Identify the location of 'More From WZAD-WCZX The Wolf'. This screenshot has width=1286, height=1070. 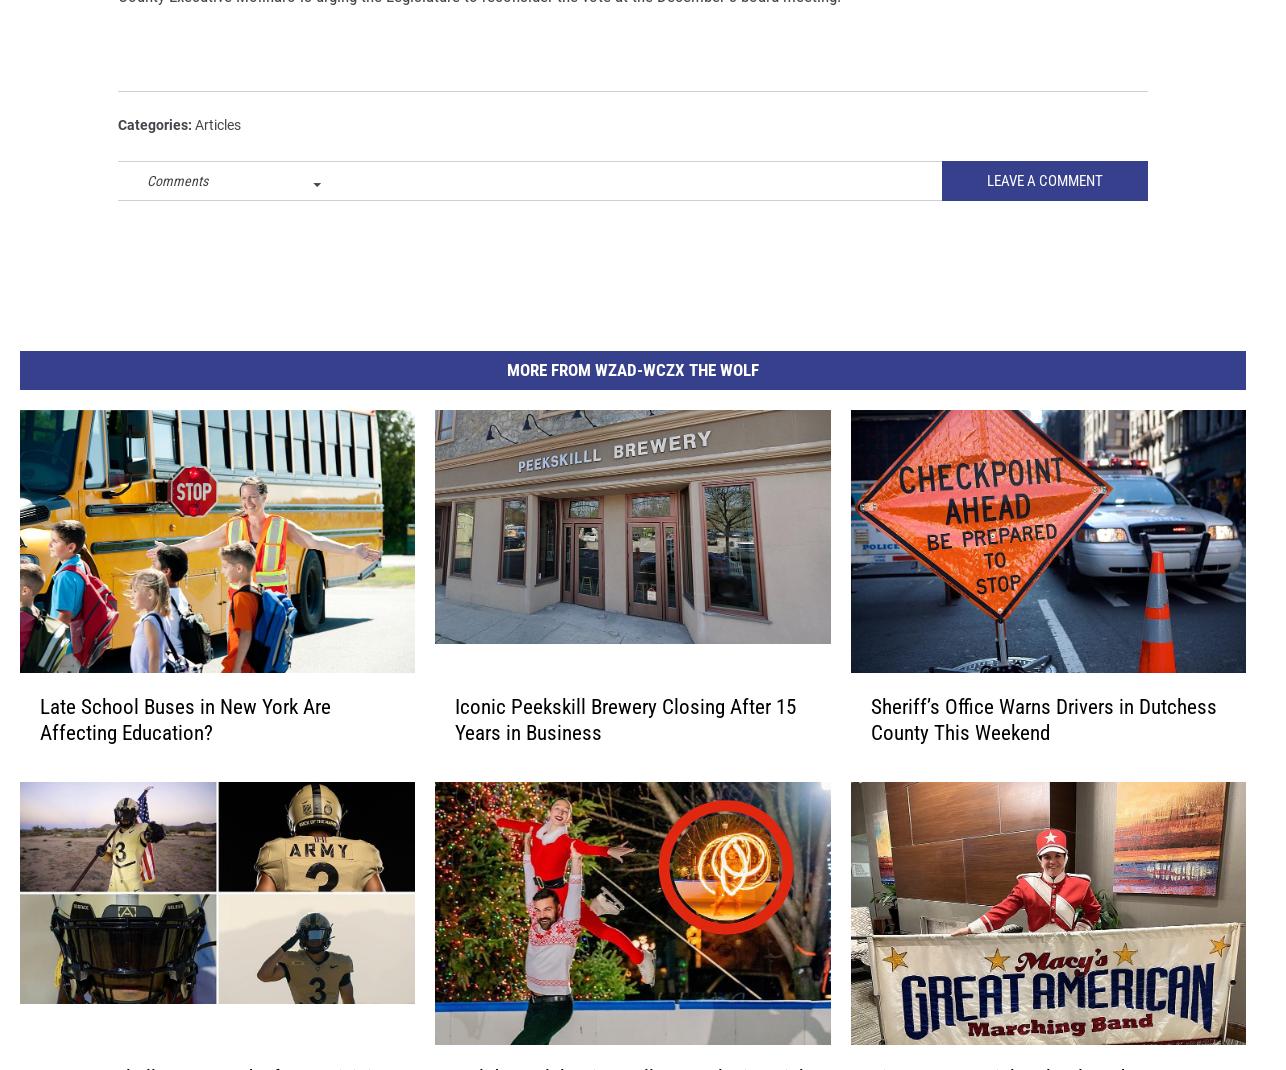
(631, 400).